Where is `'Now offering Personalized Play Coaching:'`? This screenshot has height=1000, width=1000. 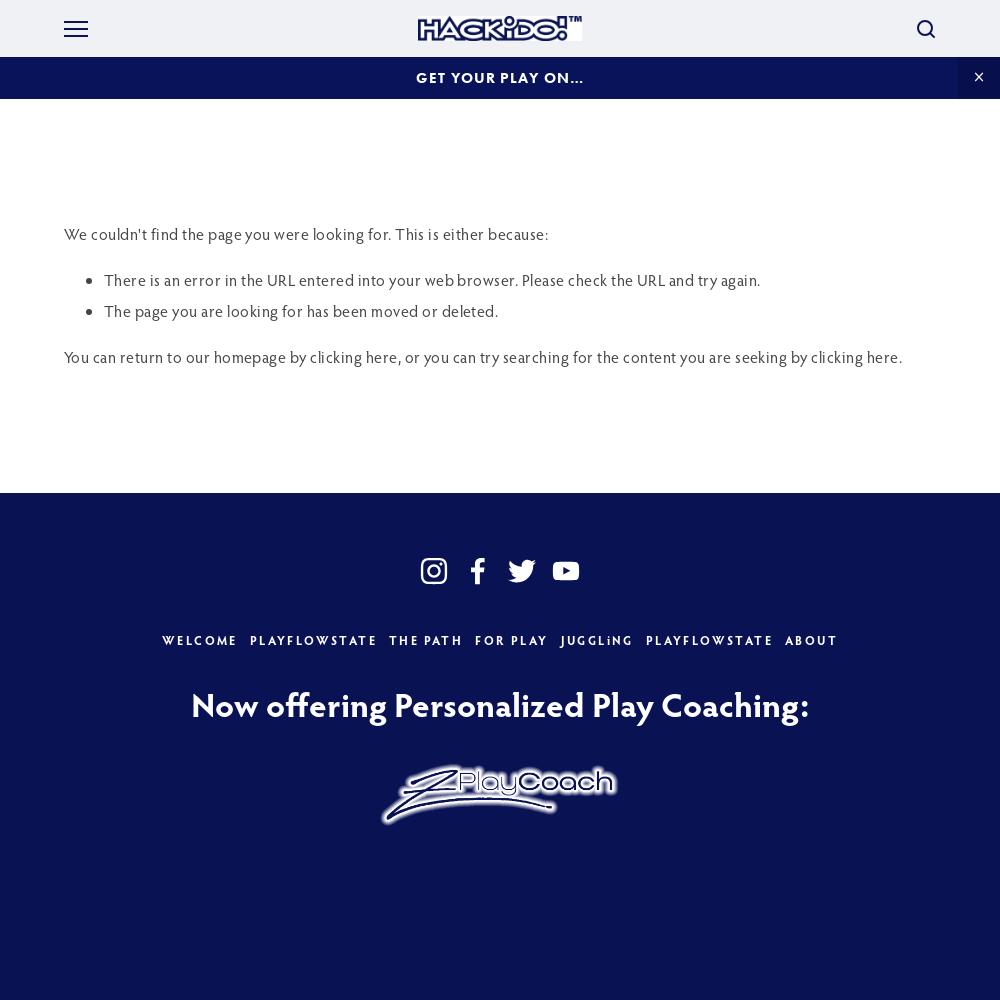
'Now offering Personalized Play Coaching:' is located at coordinates (190, 701).